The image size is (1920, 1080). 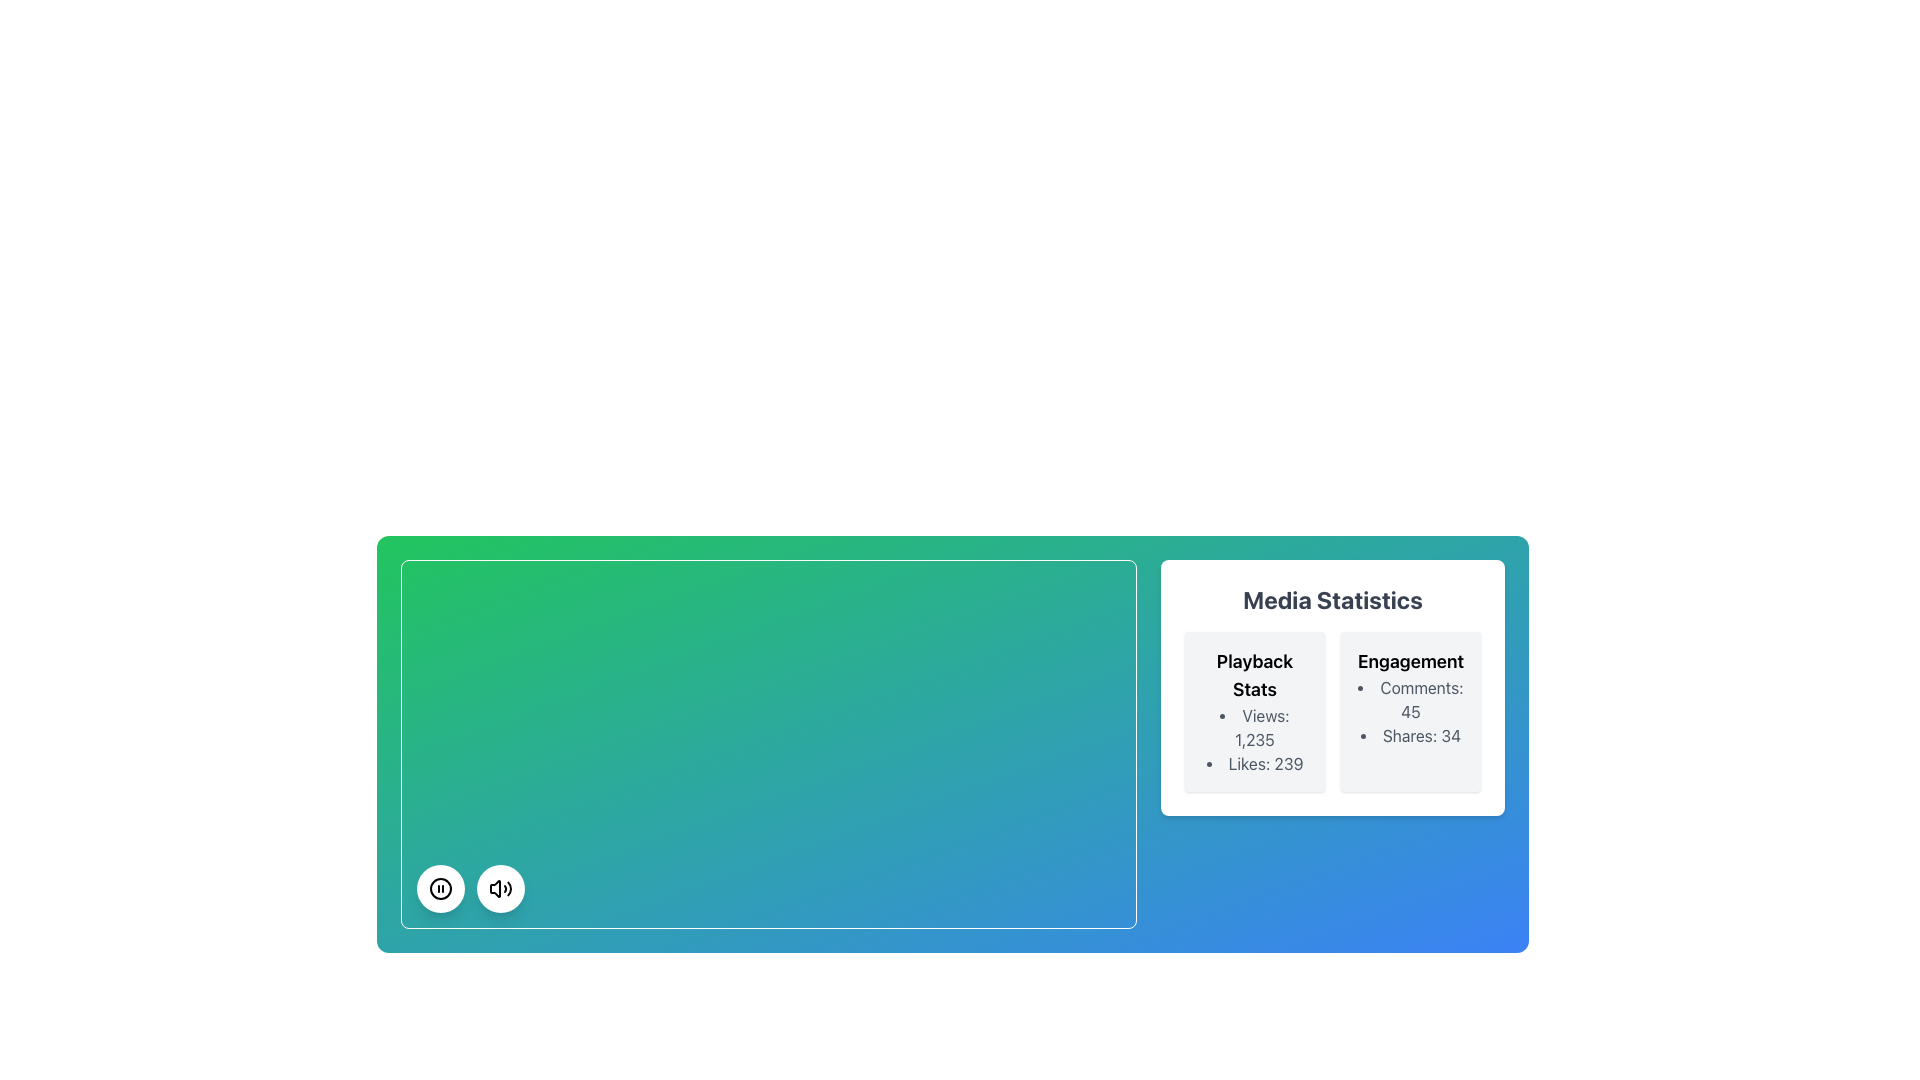 What do you see at coordinates (1333, 599) in the screenshot?
I see `the bold text label reading 'Media Statistics' located at the top of the statistics panel, which is positioned in the top-right corner of the interface` at bounding box center [1333, 599].